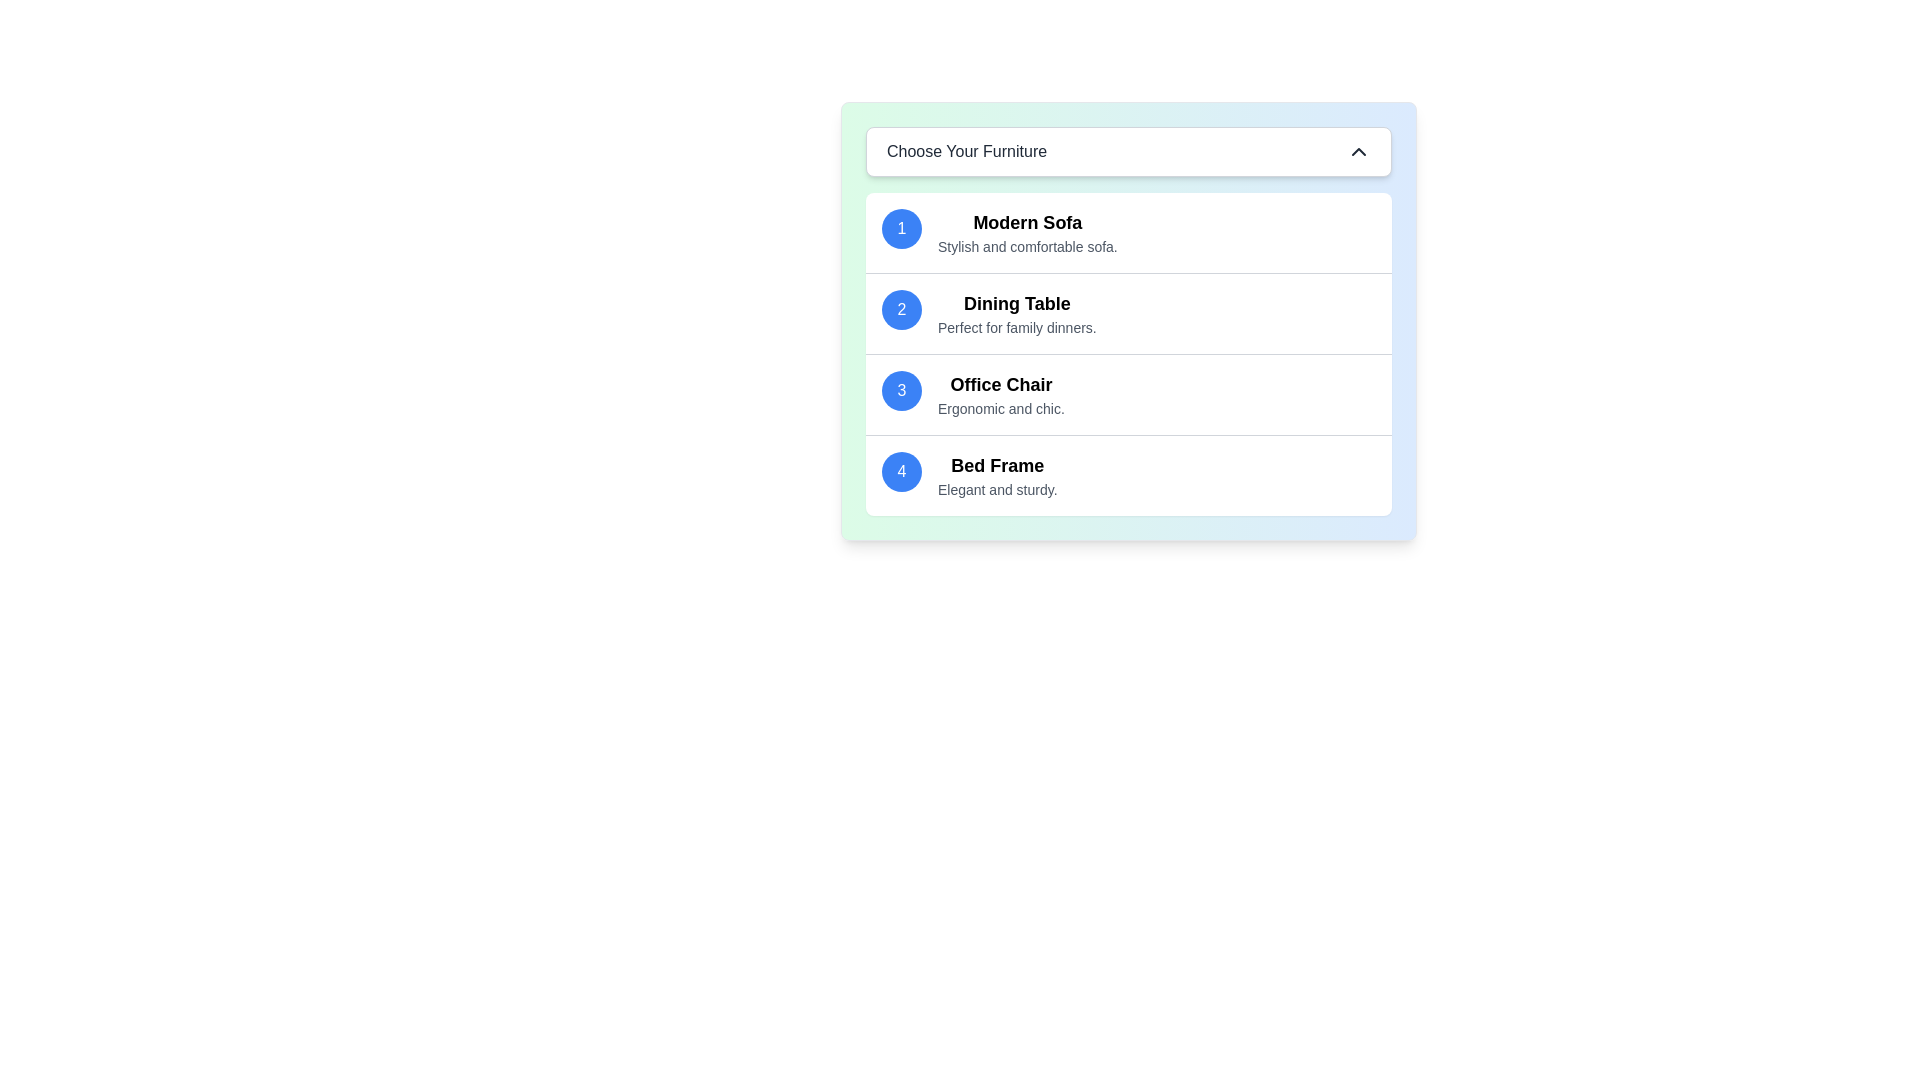 The width and height of the screenshot is (1920, 1080). I want to click on the 'Dining Table' text label, which is styled as a bold title within the 'Choose Your Furniture' menu, positioned above the description 'Perfect for family dinners.', so click(1017, 304).